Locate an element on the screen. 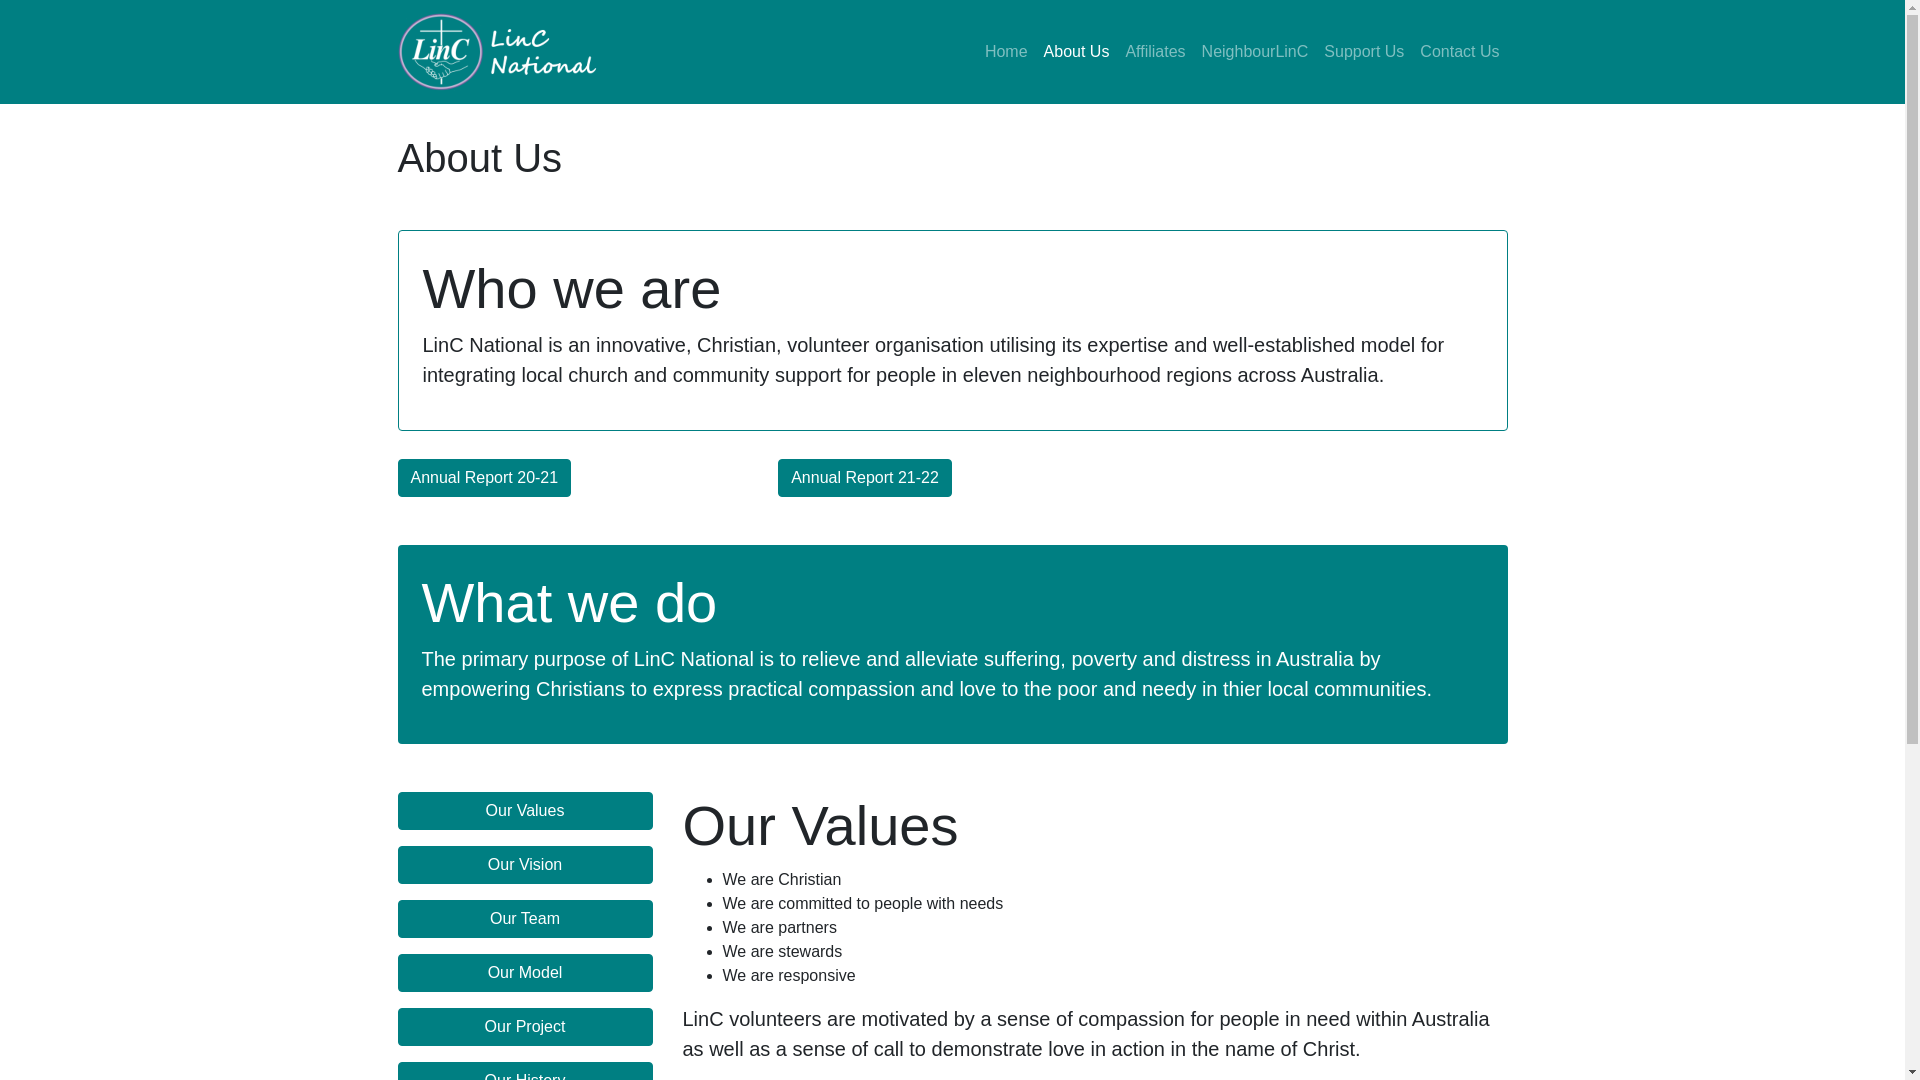 This screenshot has width=1920, height=1080. 'Our Project' is located at coordinates (525, 1026).